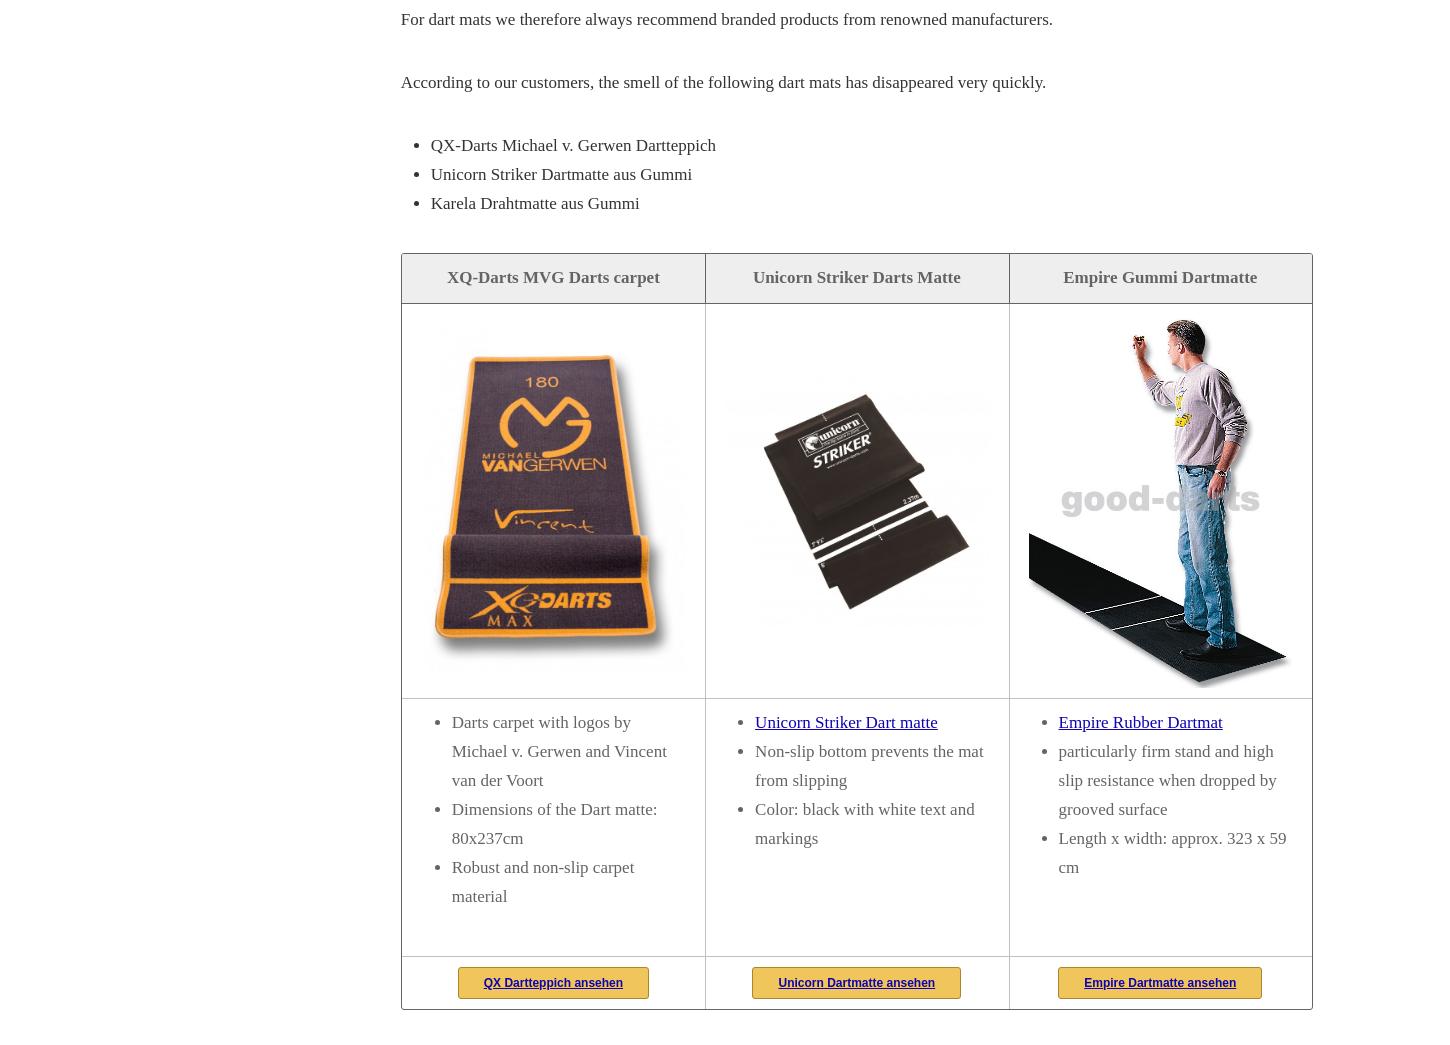  Describe the element at coordinates (1171, 851) in the screenshot. I see `'Length x width: approx. 323 x 59 cm'` at that location.